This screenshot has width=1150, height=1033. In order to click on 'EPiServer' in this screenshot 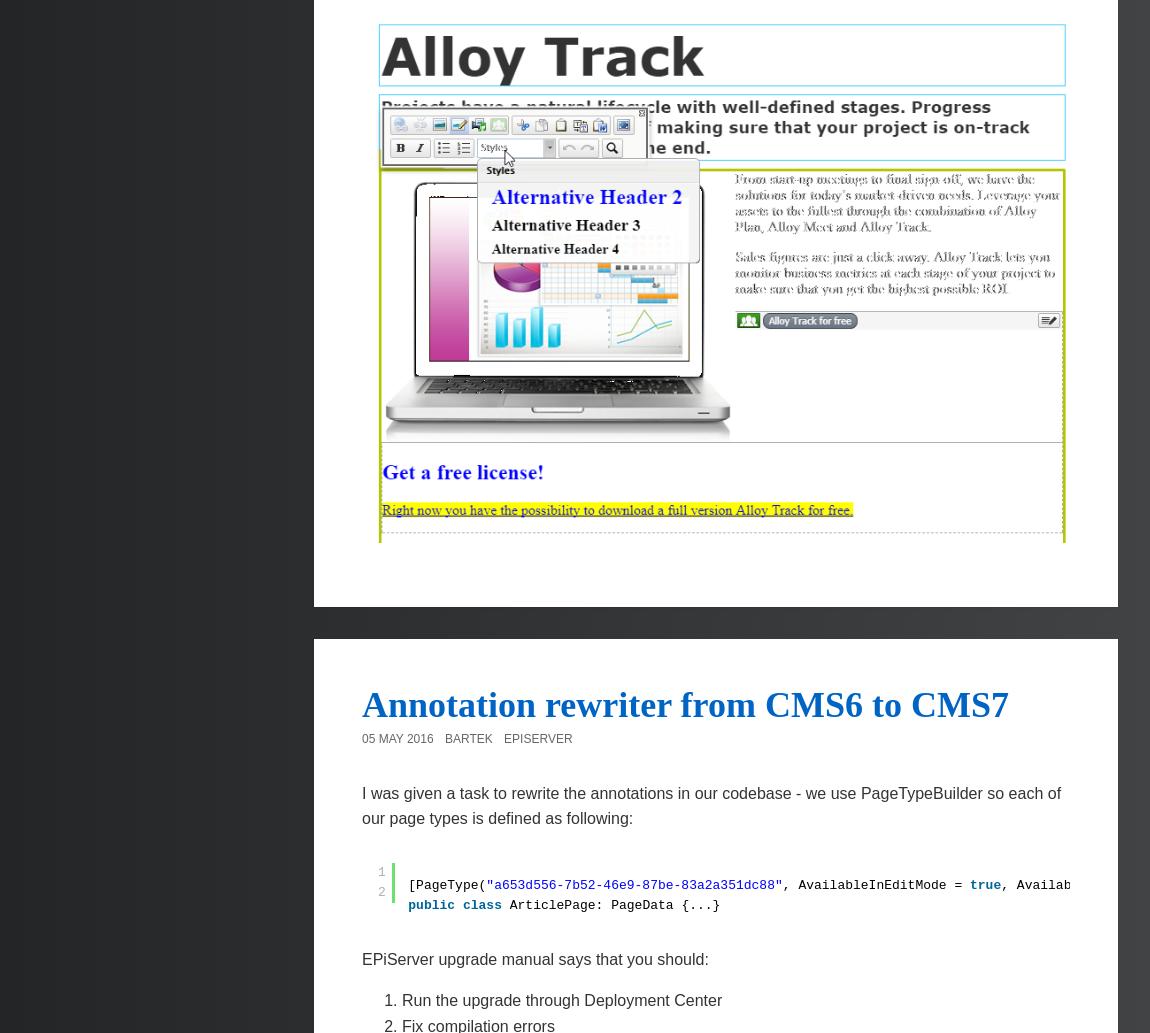, I will do `click(537, 739)`.